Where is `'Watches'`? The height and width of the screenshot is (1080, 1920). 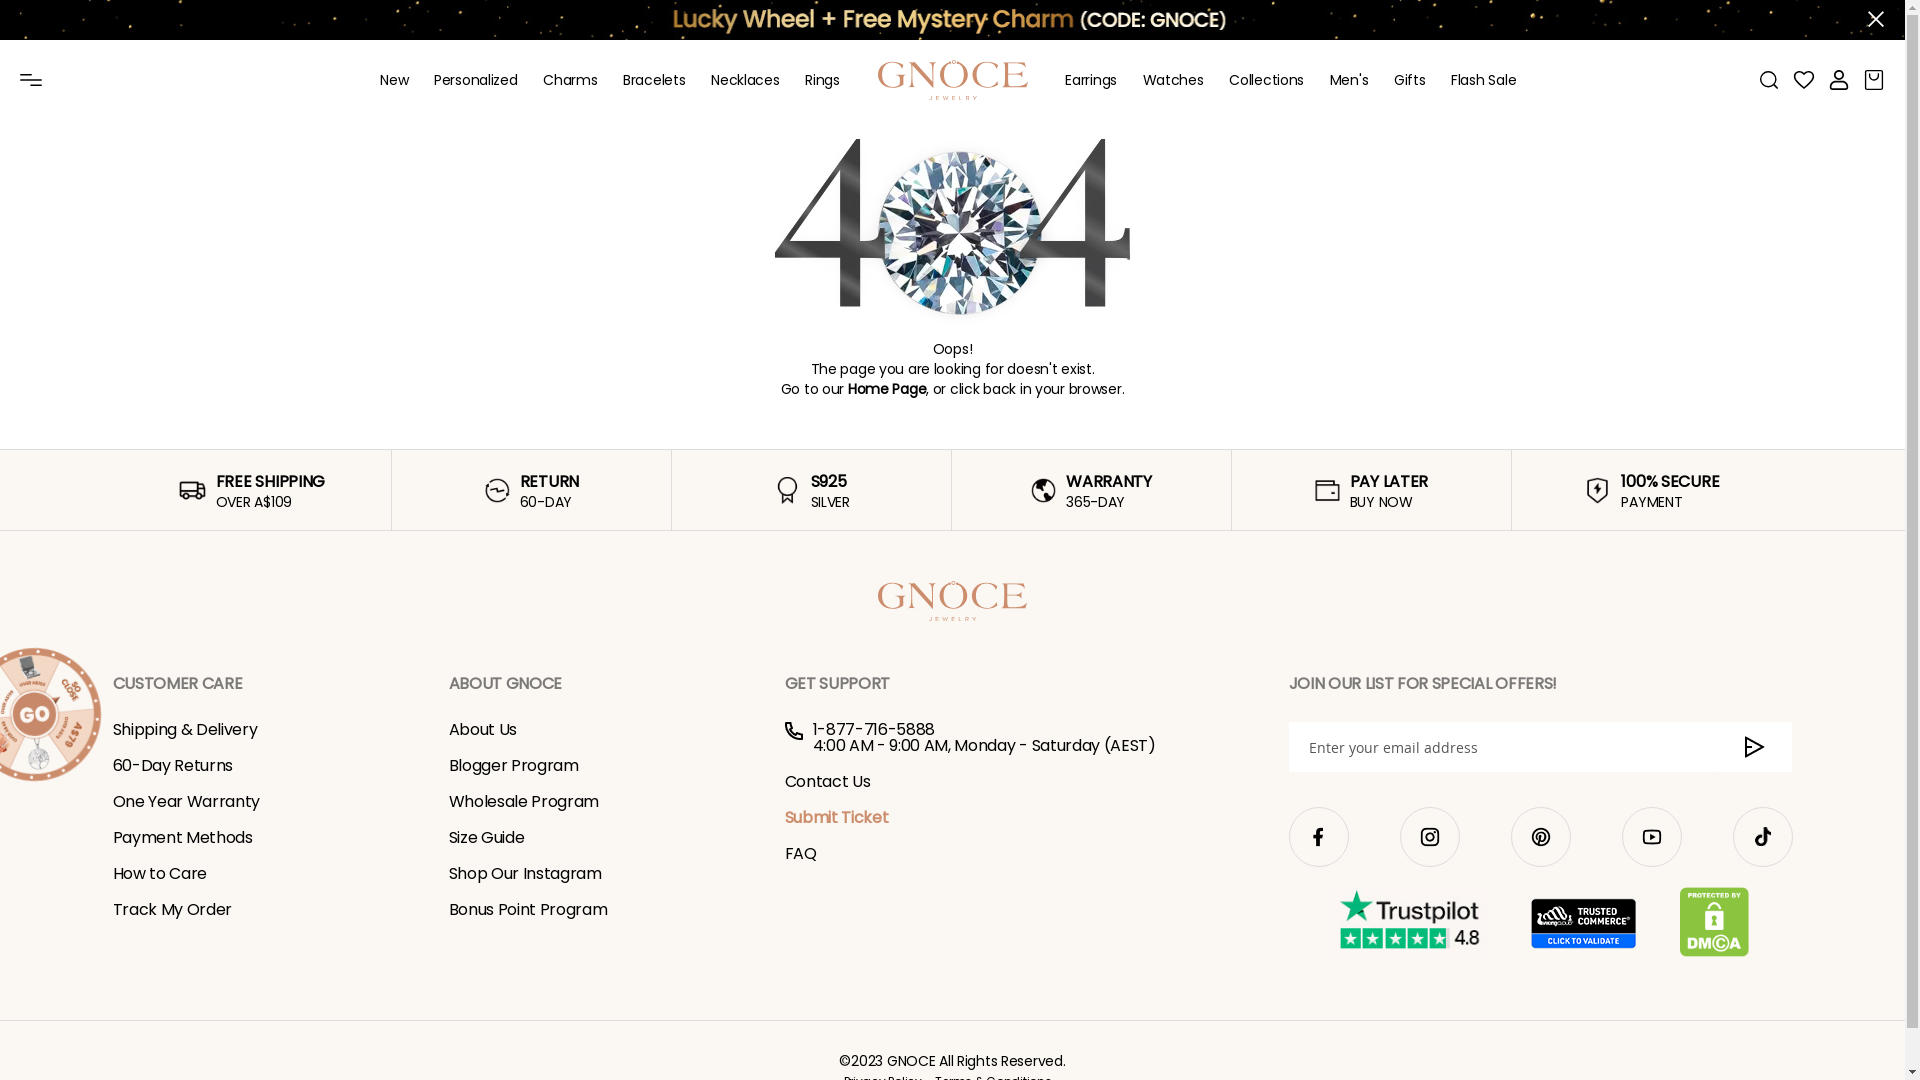 'Watches' is located at coordinates (1173, 79).